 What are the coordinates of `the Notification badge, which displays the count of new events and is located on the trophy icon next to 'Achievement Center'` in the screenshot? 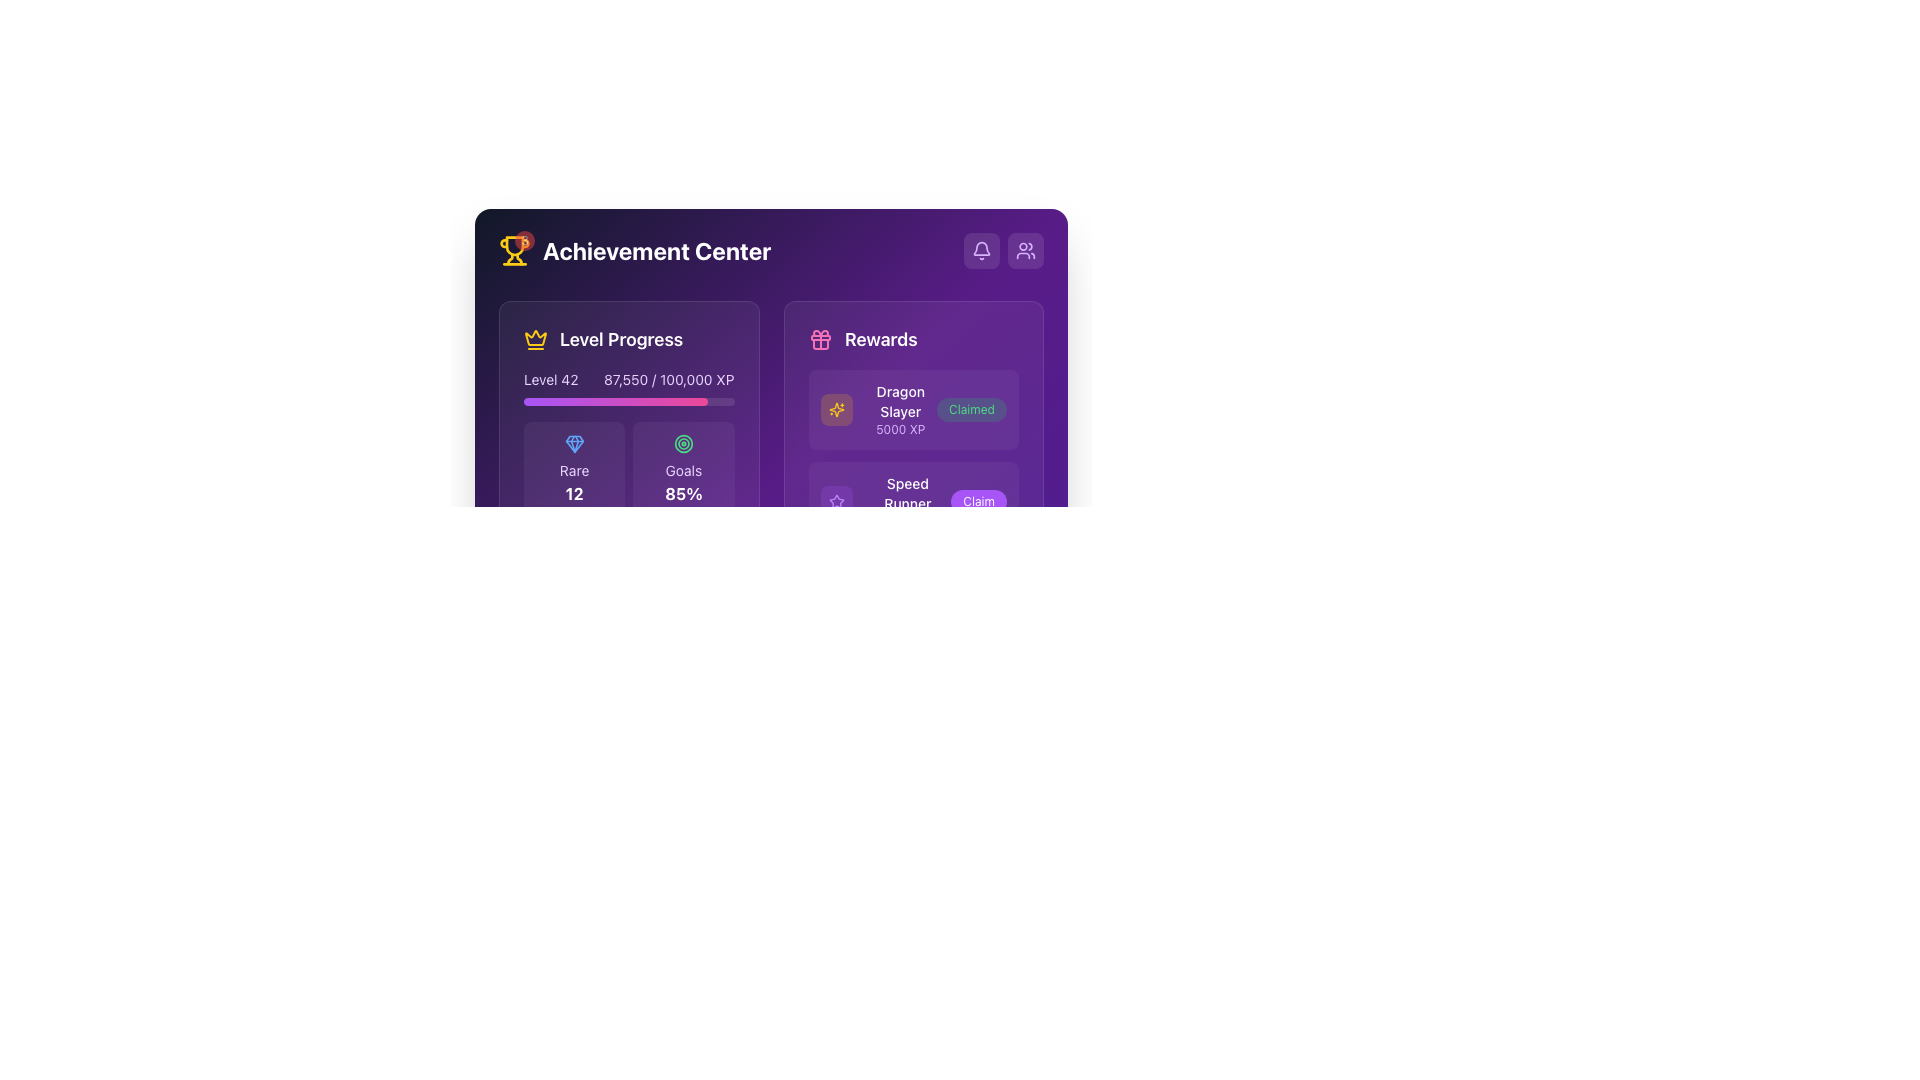 It's located at (514, 249).